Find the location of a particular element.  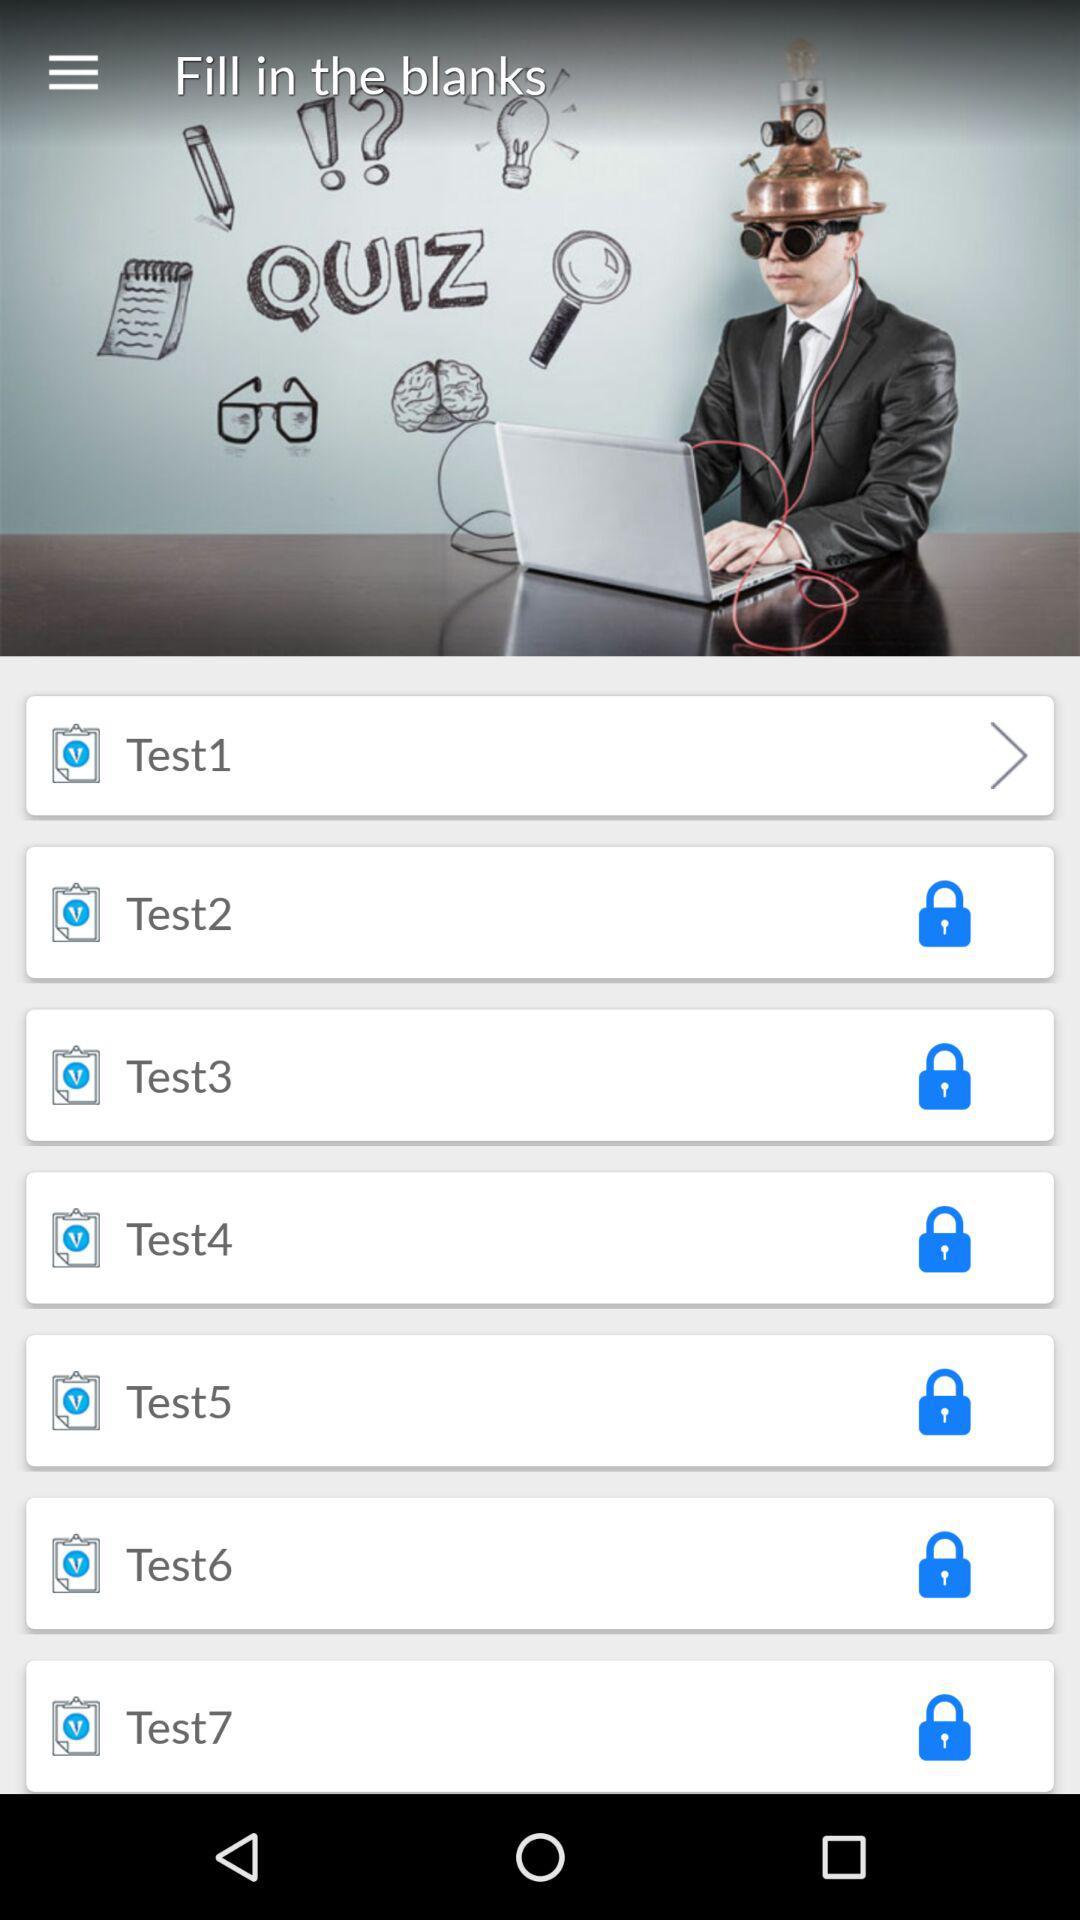

test4 is located at coordinates (178, 1236).